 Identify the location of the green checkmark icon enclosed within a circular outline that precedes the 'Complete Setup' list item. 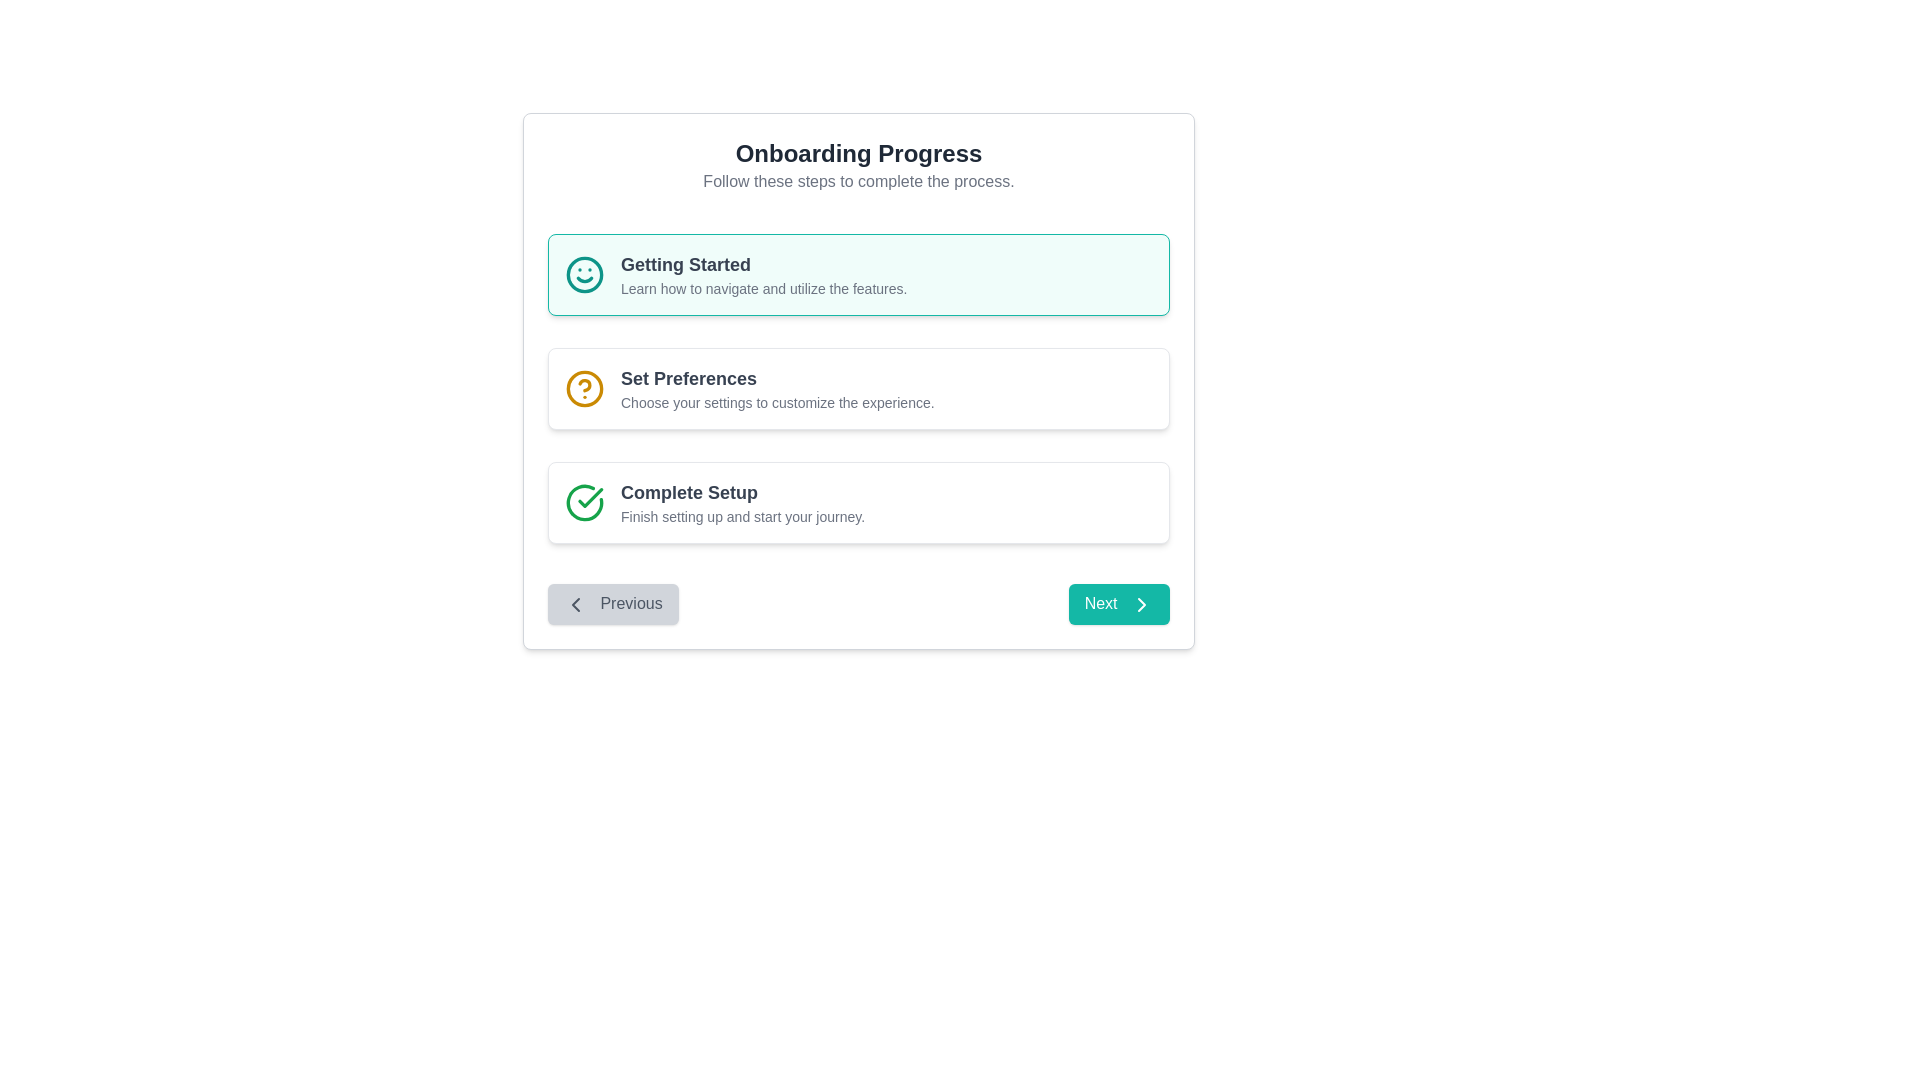
(584, 501).